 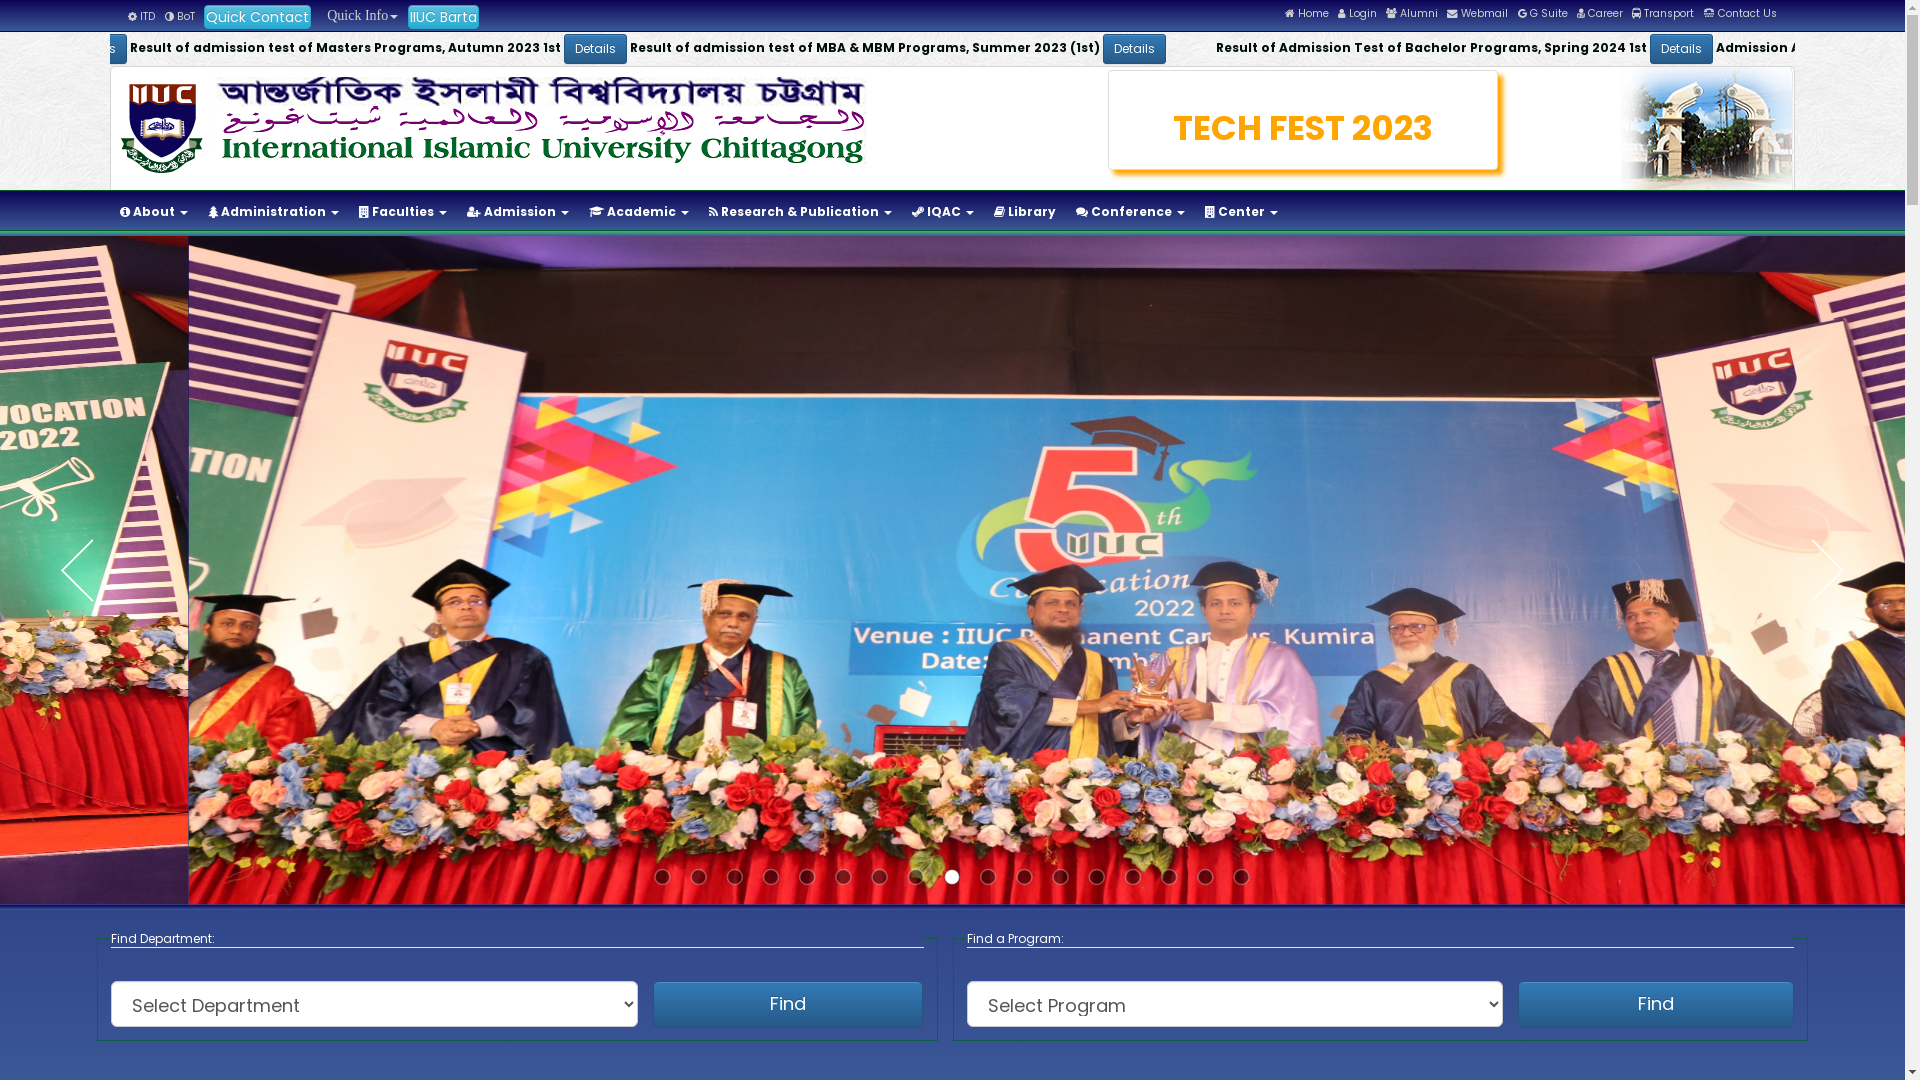 What do you see at coordinates (1598, 13) in the screenshot?
I see `'Career'` at bounding box center [1598, 13].